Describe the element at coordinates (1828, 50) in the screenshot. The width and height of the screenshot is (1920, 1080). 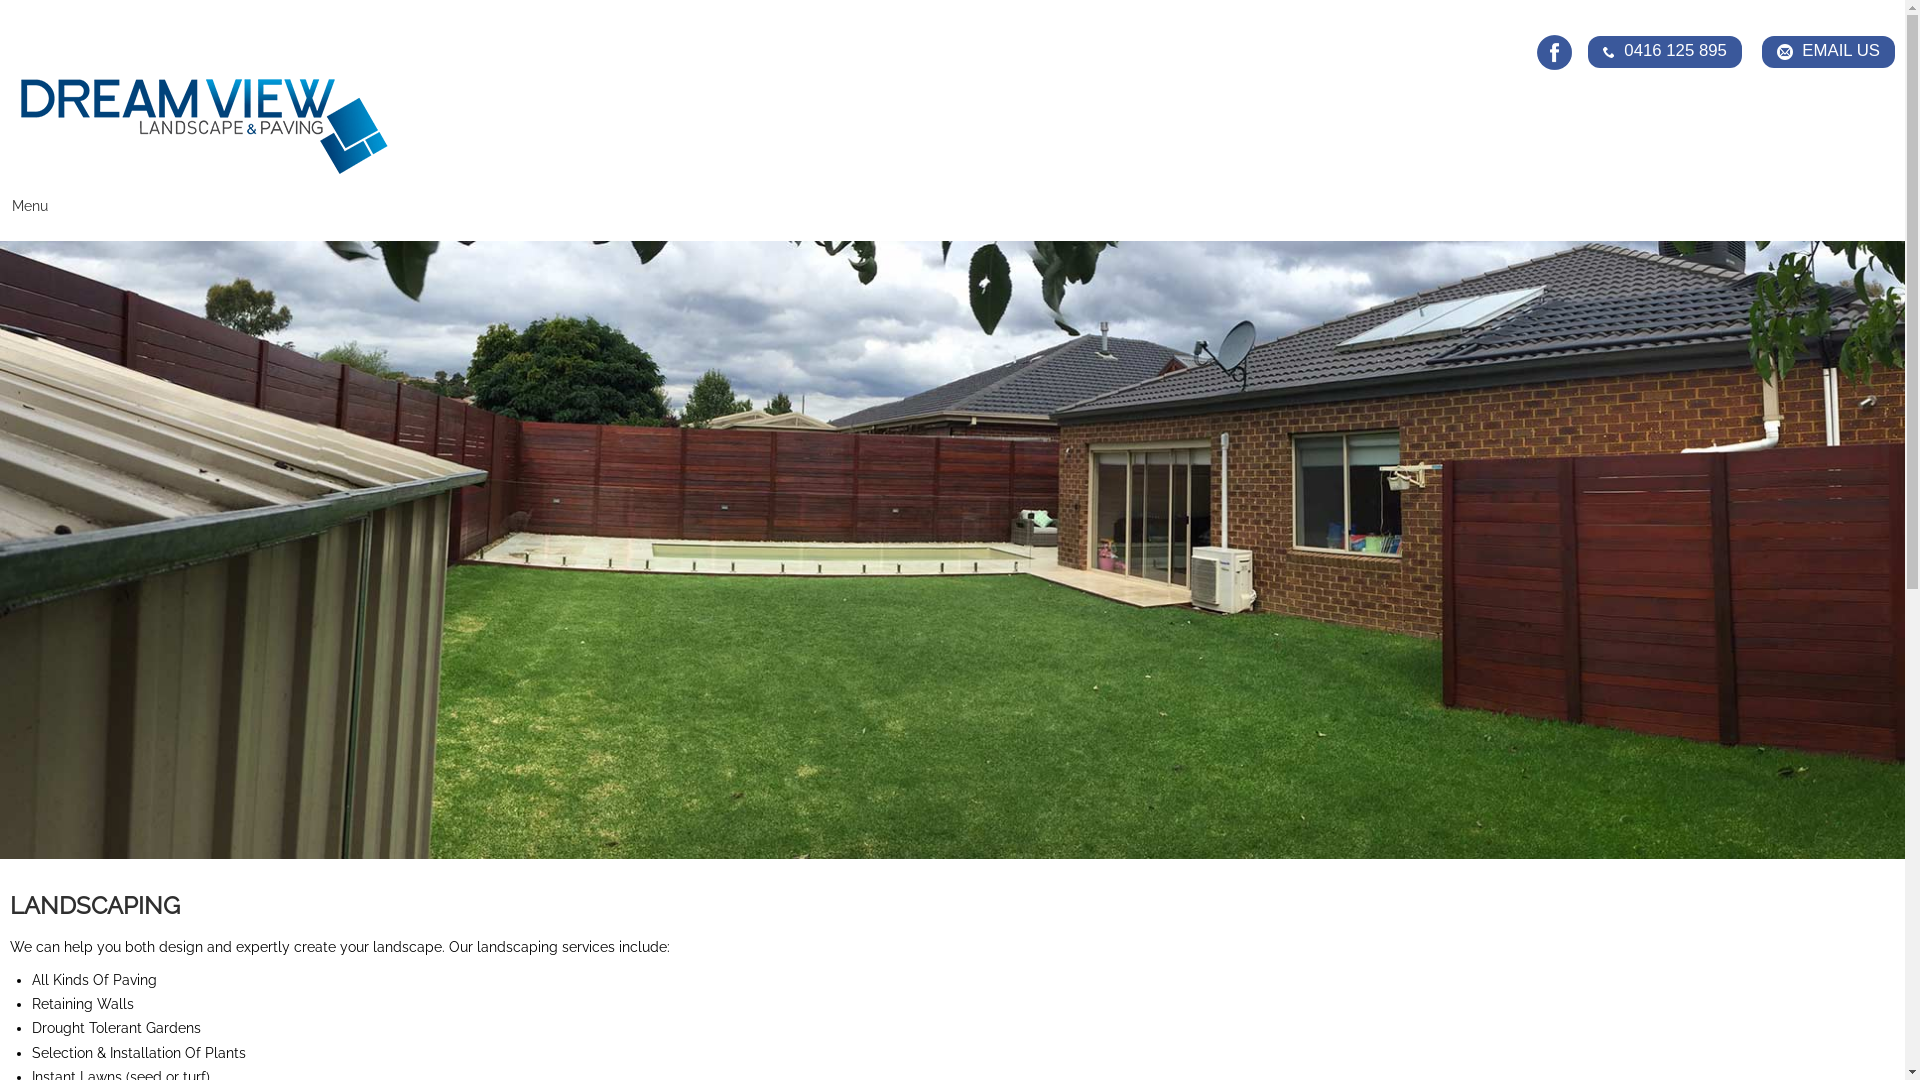
I see `'  EMAIL US'` at that location.